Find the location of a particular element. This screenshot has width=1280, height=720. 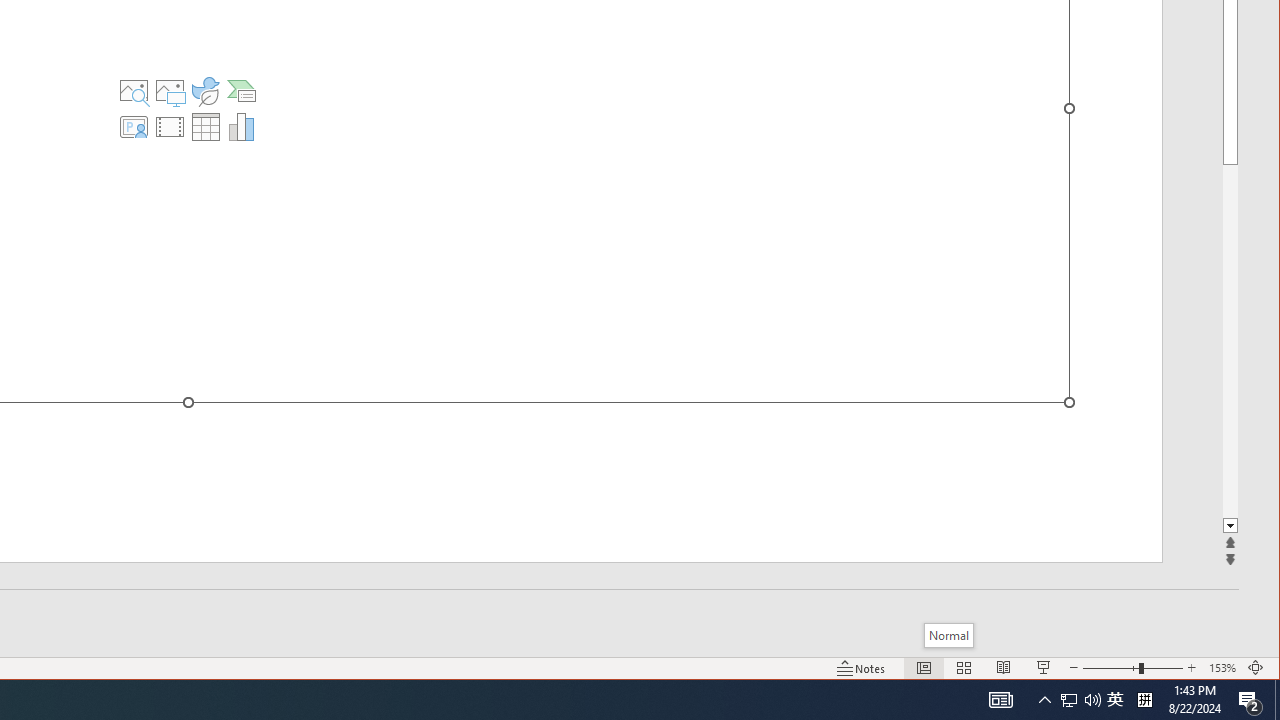

'Zoom 153%' is located at coordinates (1221, 668).